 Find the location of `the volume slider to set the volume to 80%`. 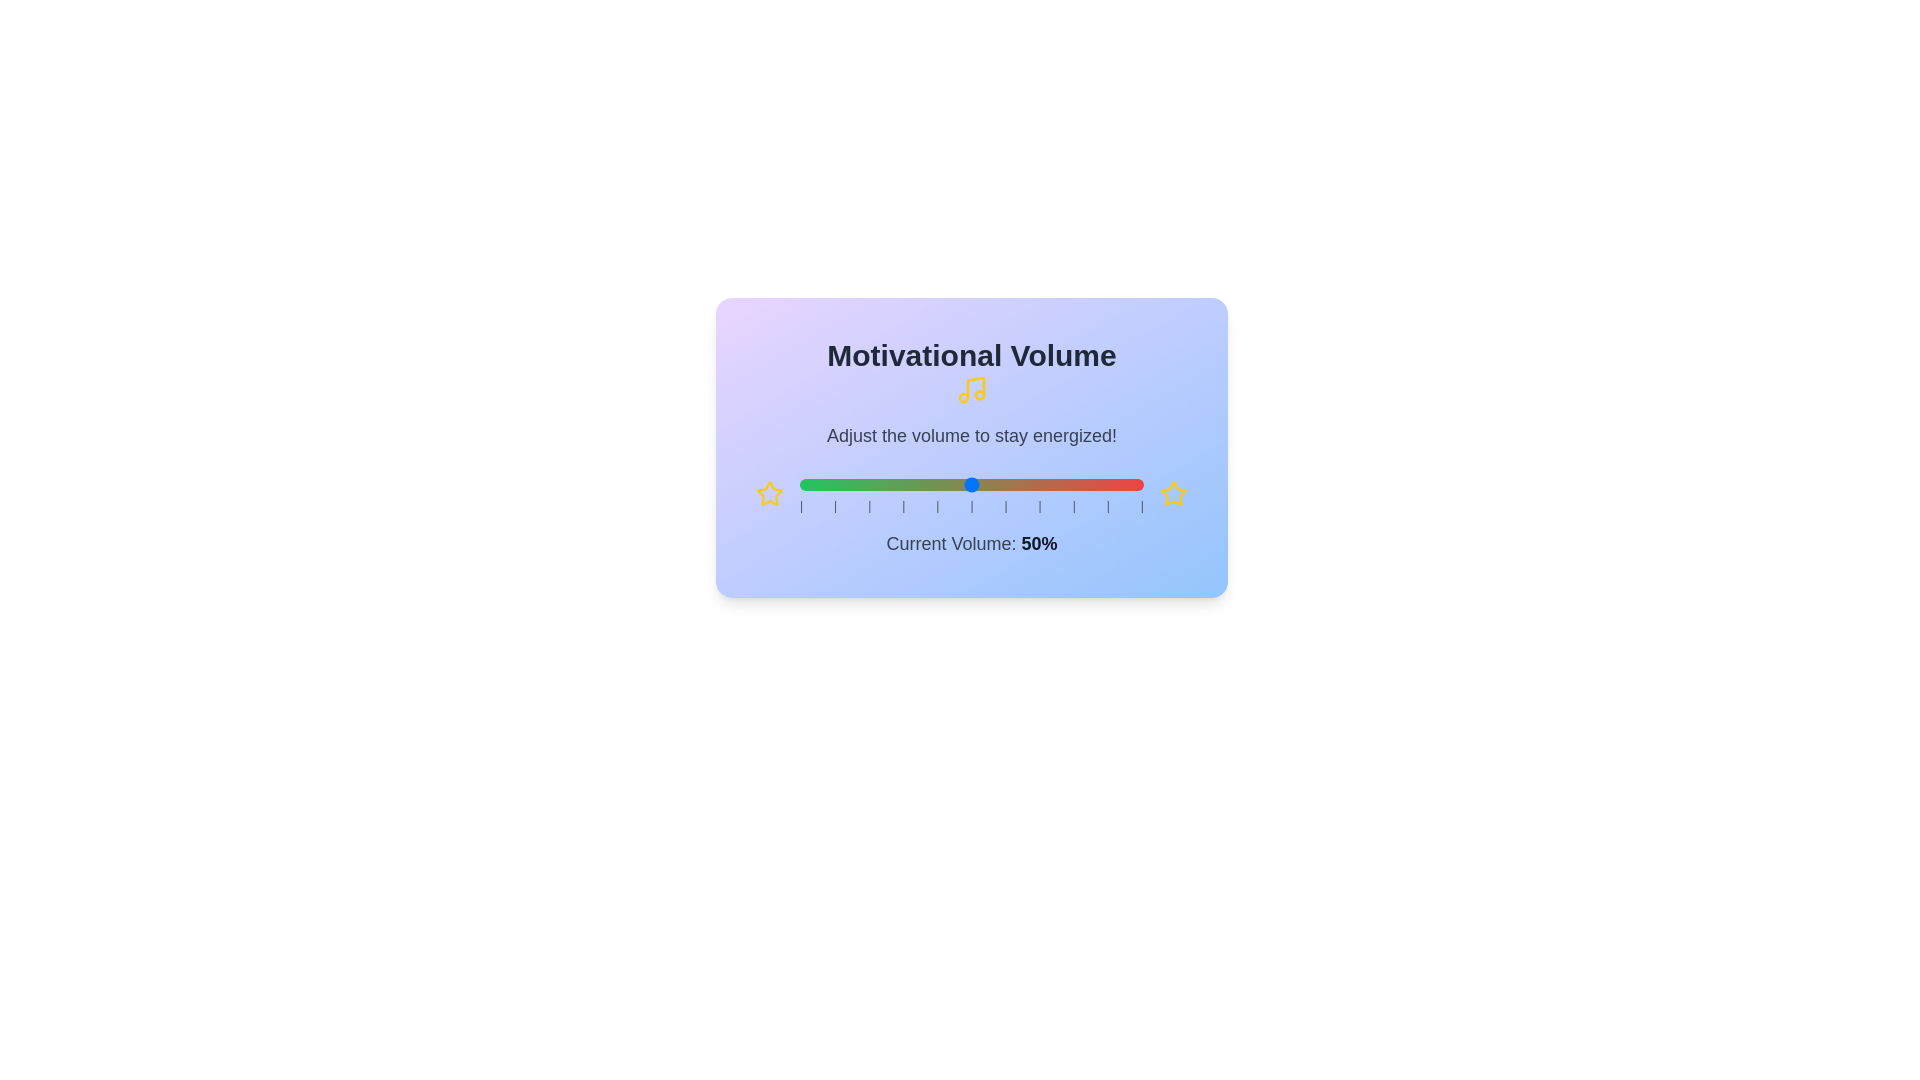

the volume slider to set the volume to 80% is located at coordinates (1074, 485).